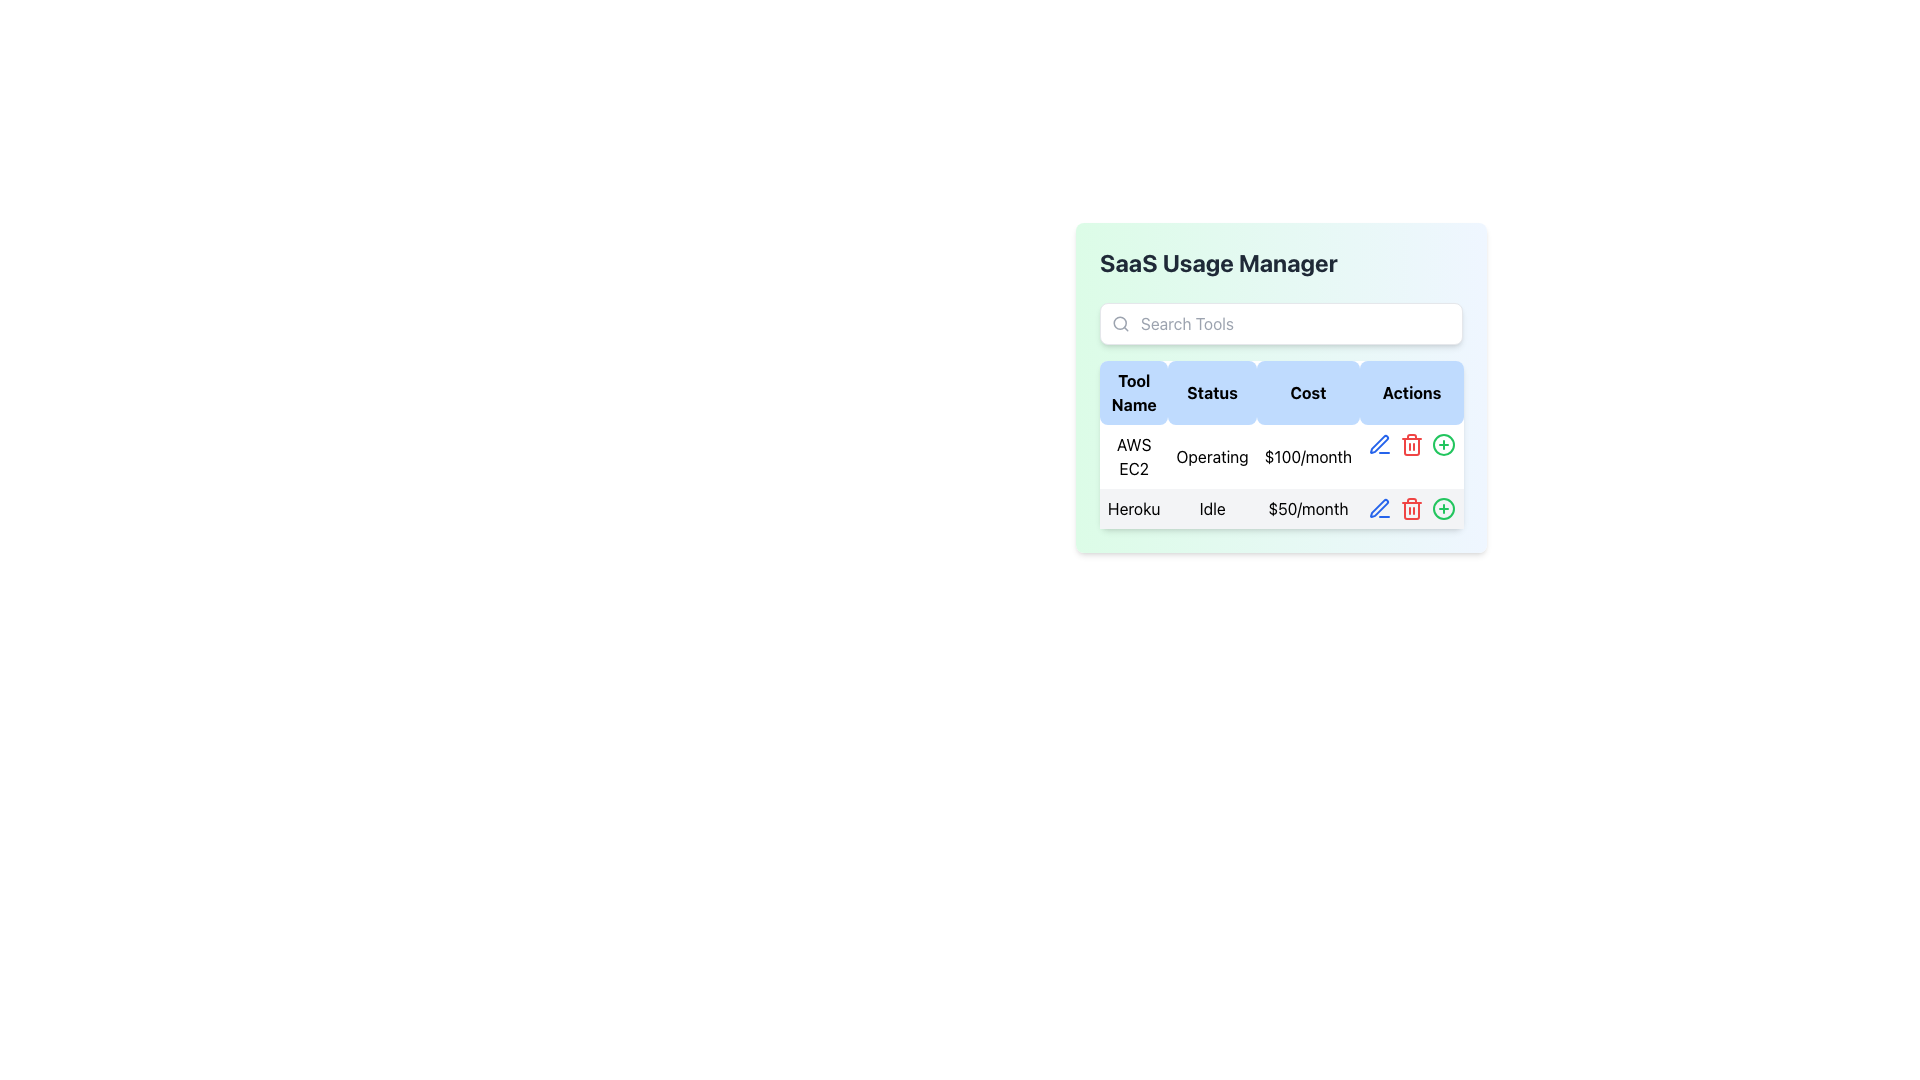 Image resolution: width=1920 pixels, height=1080 pixels. I want to click on the first row of the data table that displays AWS EC2 service details, including its name, operational status, and monthly cost, so click(1281, 477).